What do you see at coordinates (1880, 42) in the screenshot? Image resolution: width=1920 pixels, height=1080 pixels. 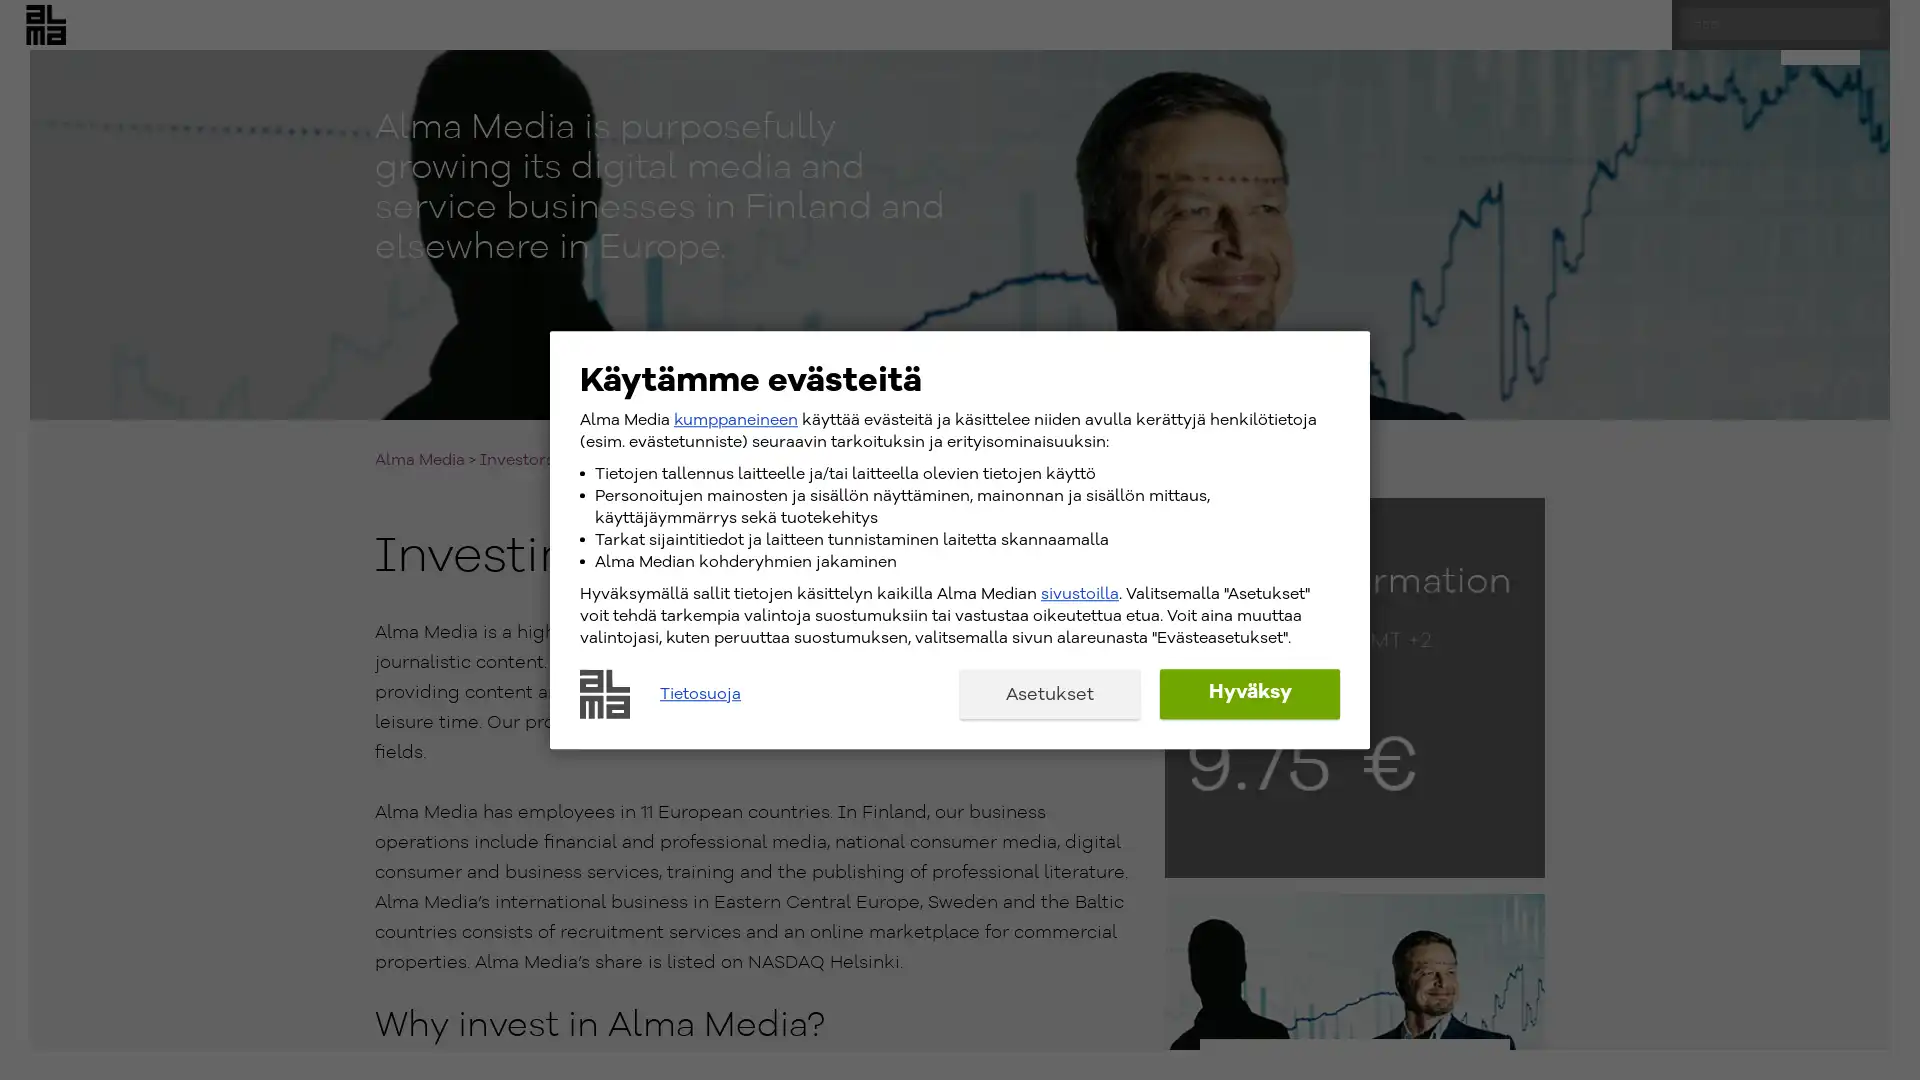 I see `Hae` at bounding box center [1880, 42].